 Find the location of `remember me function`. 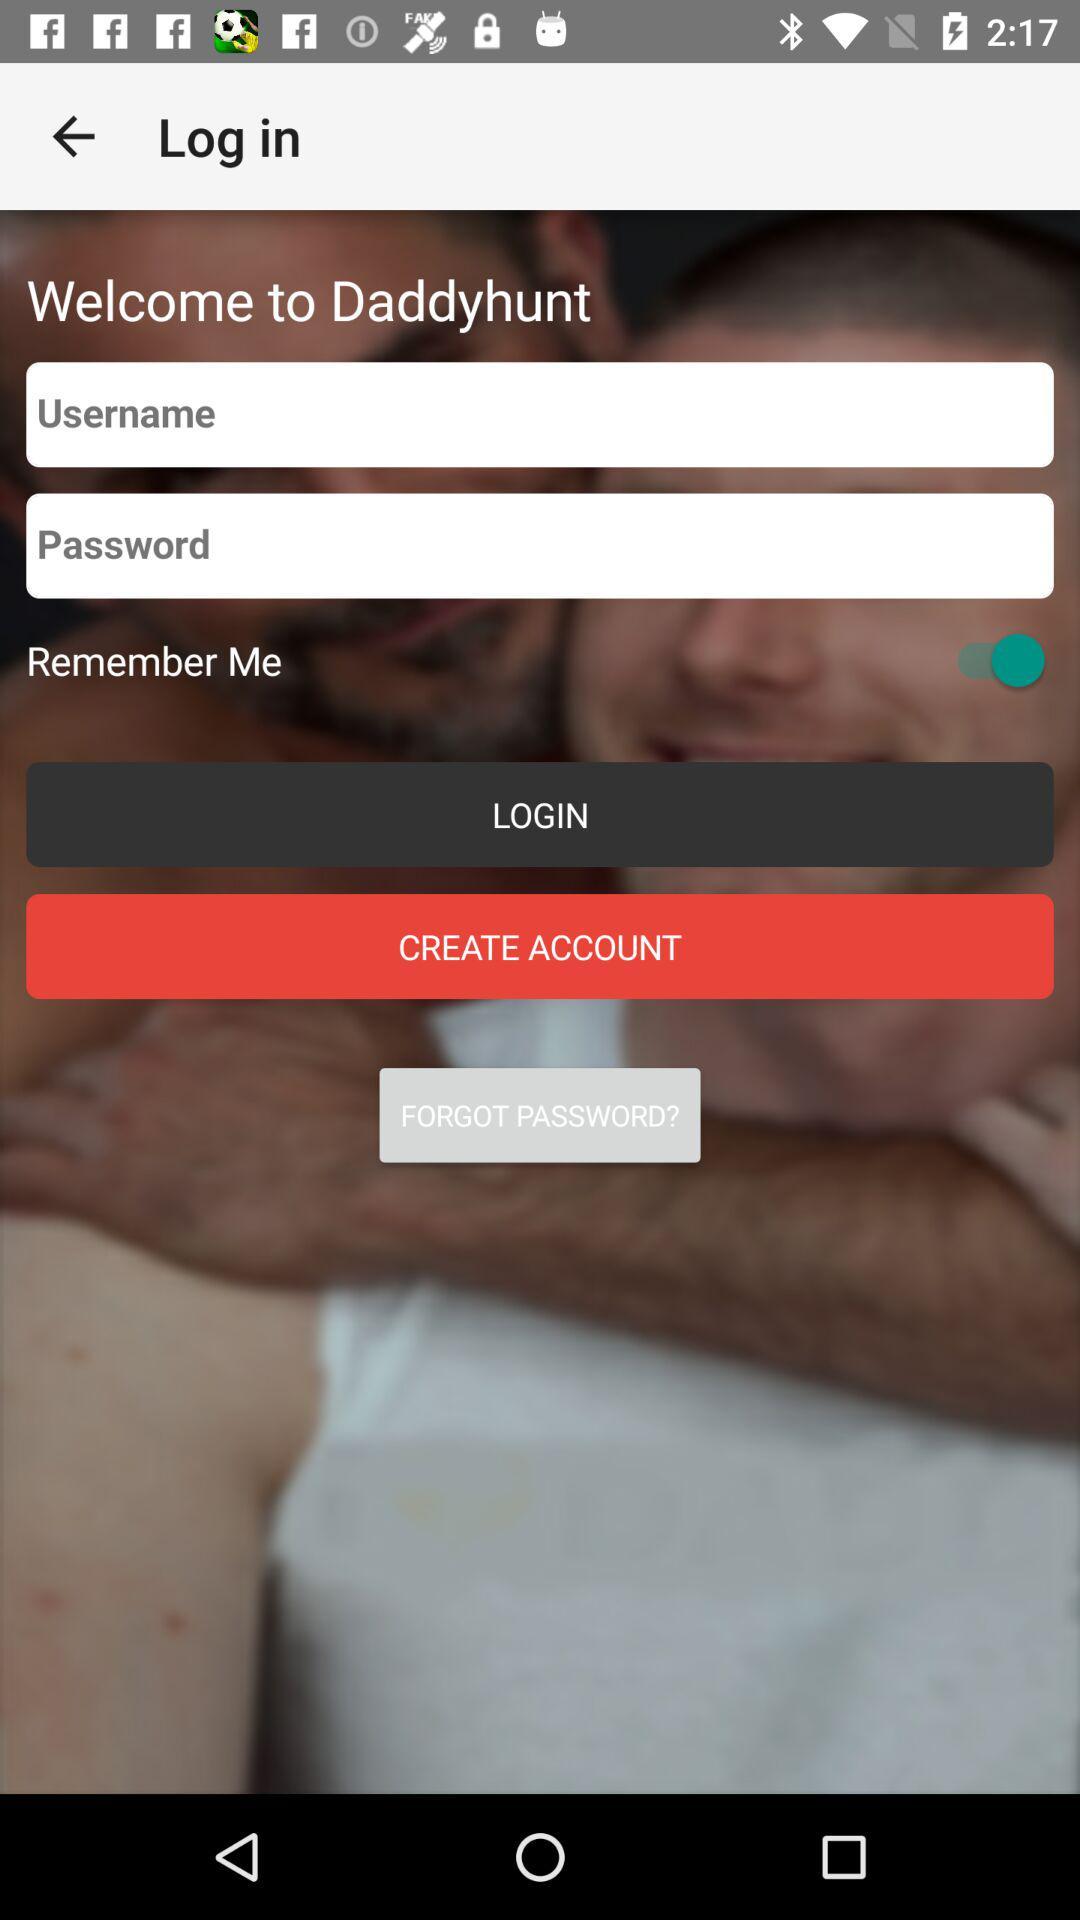

remember me function is located at coordinates (991, 660).